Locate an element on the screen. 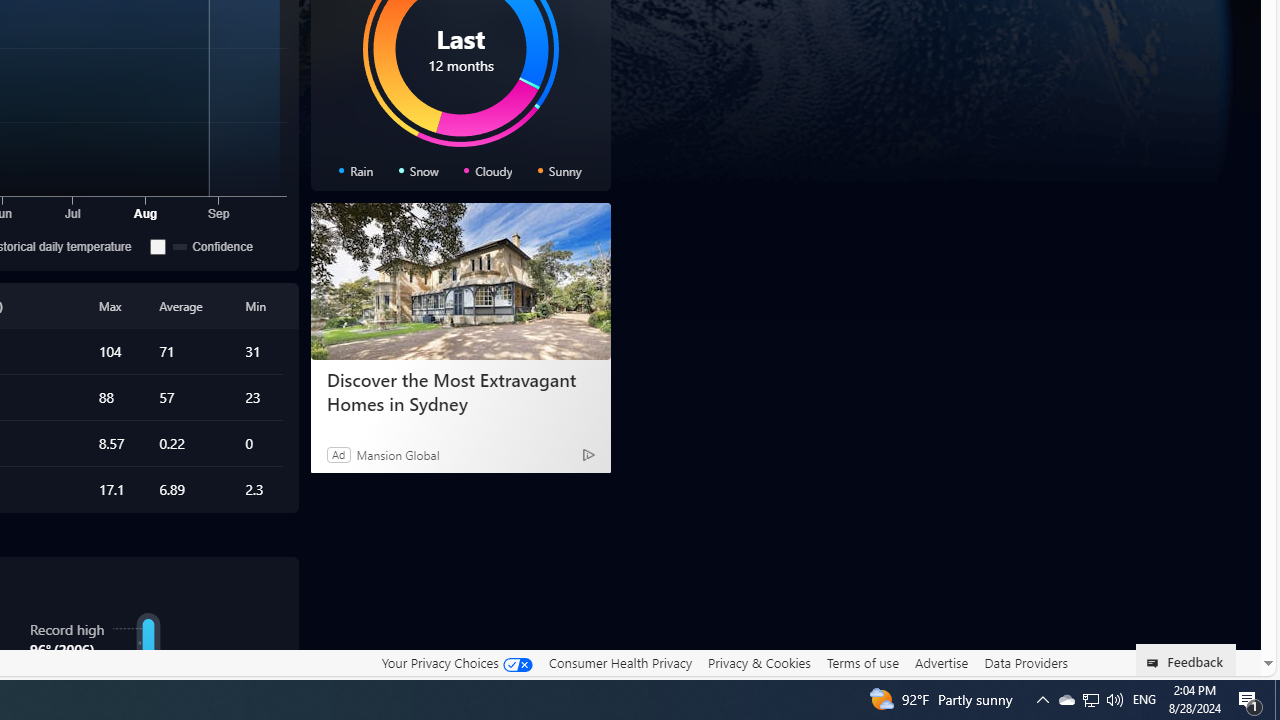 The width and height of the screenshot is (1280, 720). 'Ad Choice' is located at coordinates (587, 454).